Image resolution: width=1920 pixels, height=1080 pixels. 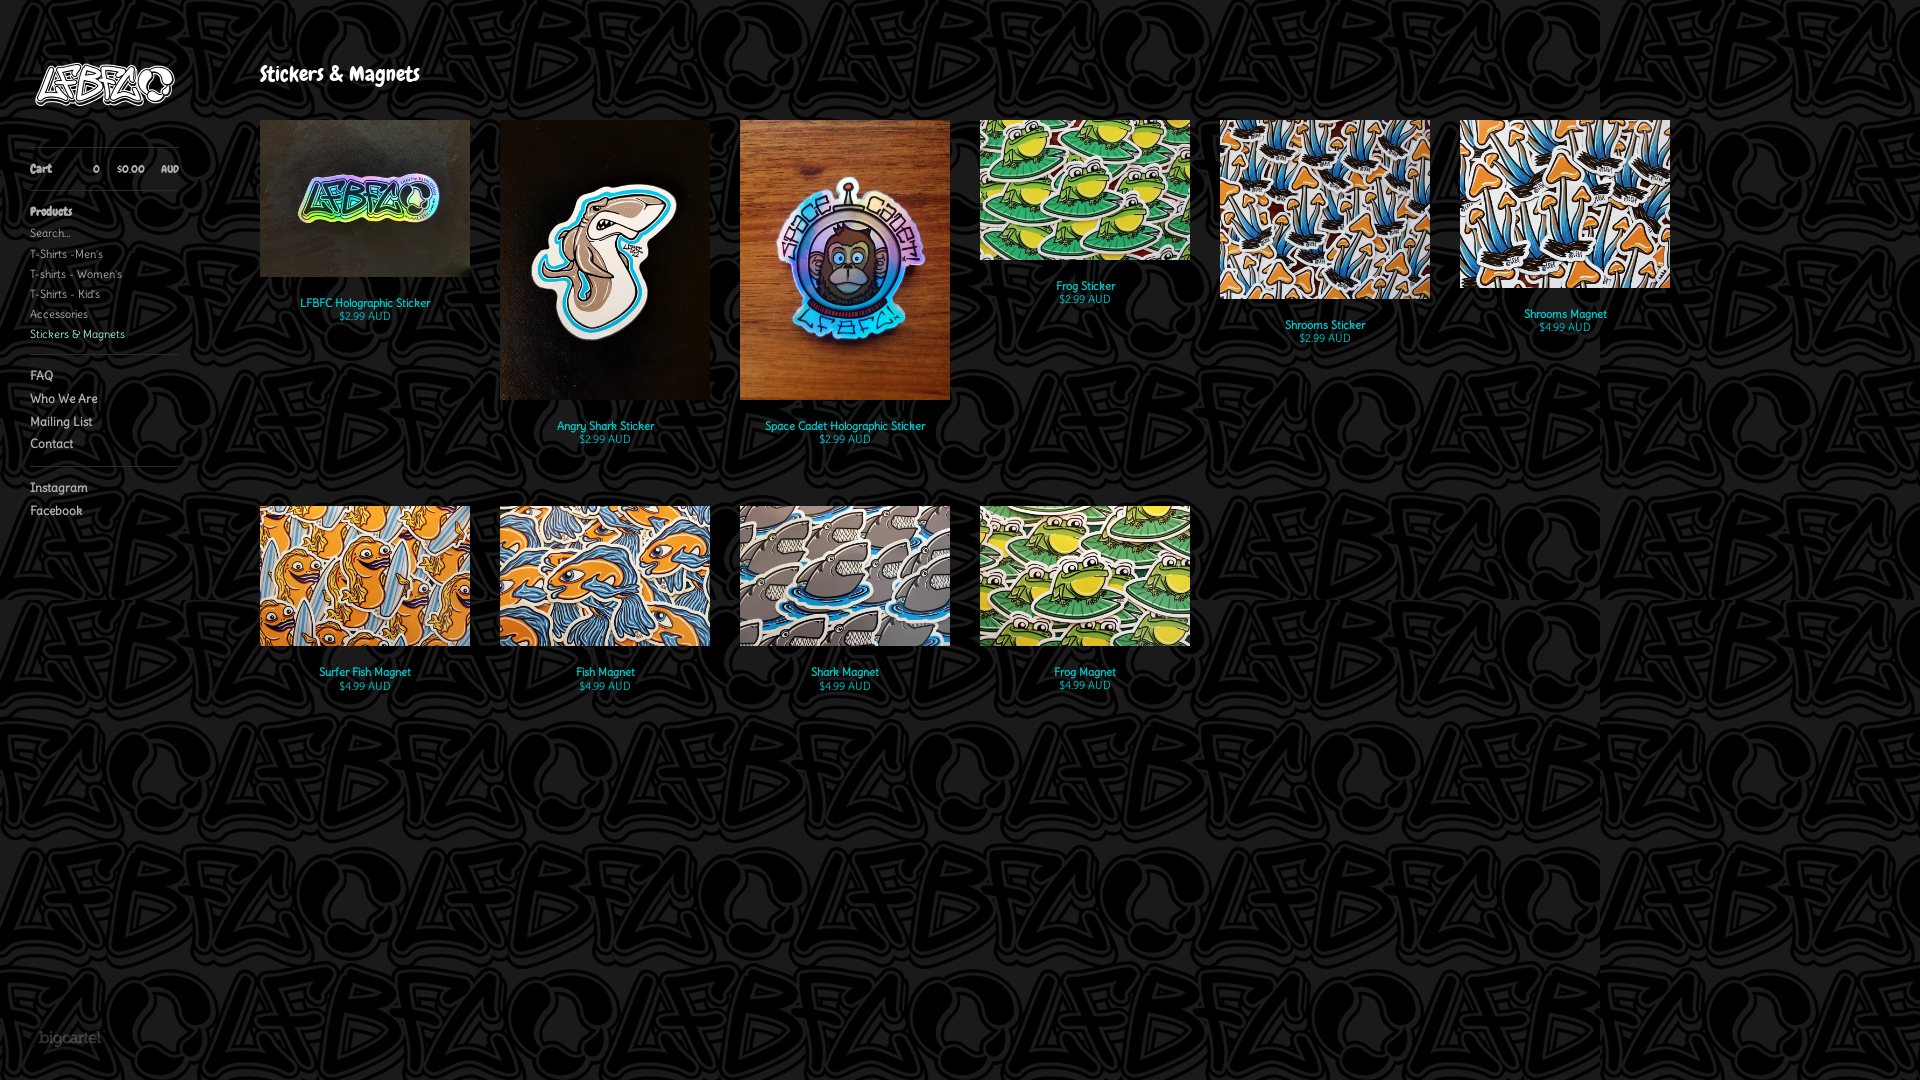 I want to click on 'Mailing List', so click(x=29, y=421).